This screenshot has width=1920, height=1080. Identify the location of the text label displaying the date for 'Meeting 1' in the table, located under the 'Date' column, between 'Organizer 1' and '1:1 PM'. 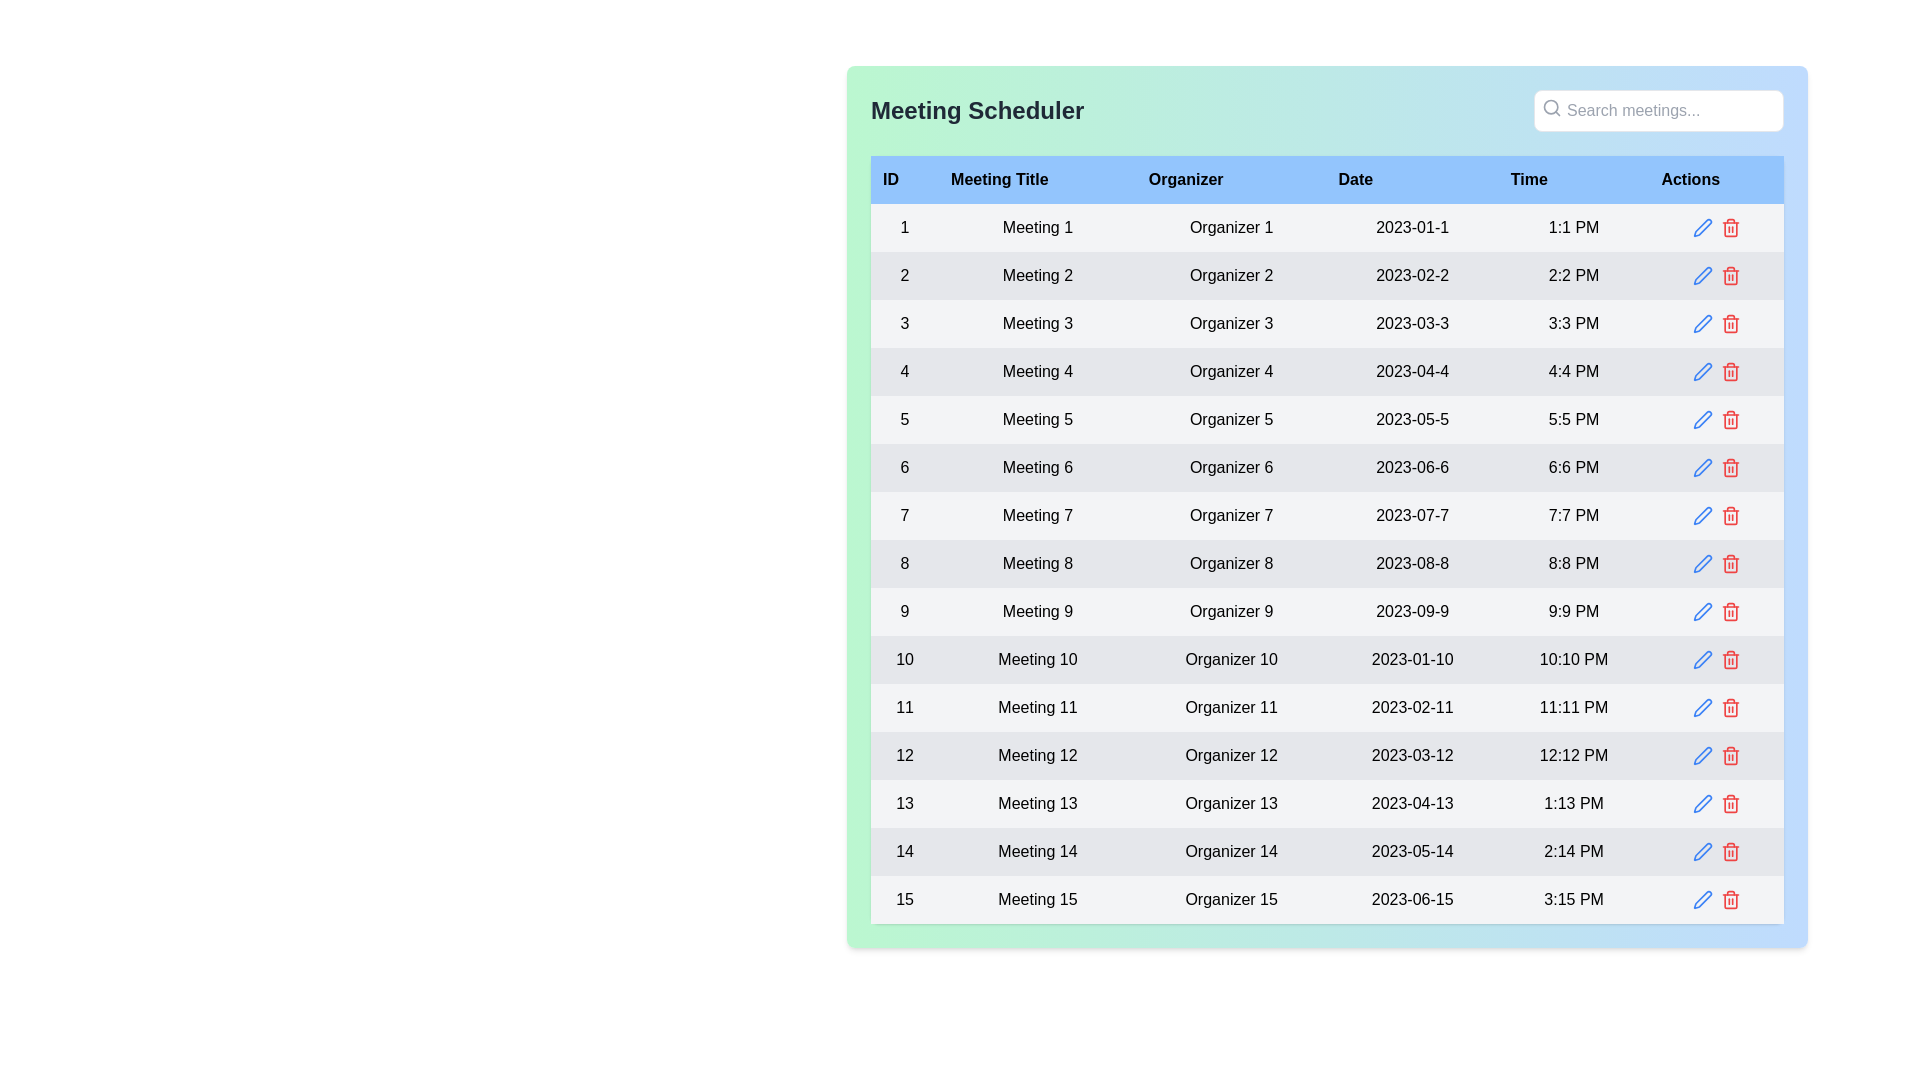
(1411, 226).